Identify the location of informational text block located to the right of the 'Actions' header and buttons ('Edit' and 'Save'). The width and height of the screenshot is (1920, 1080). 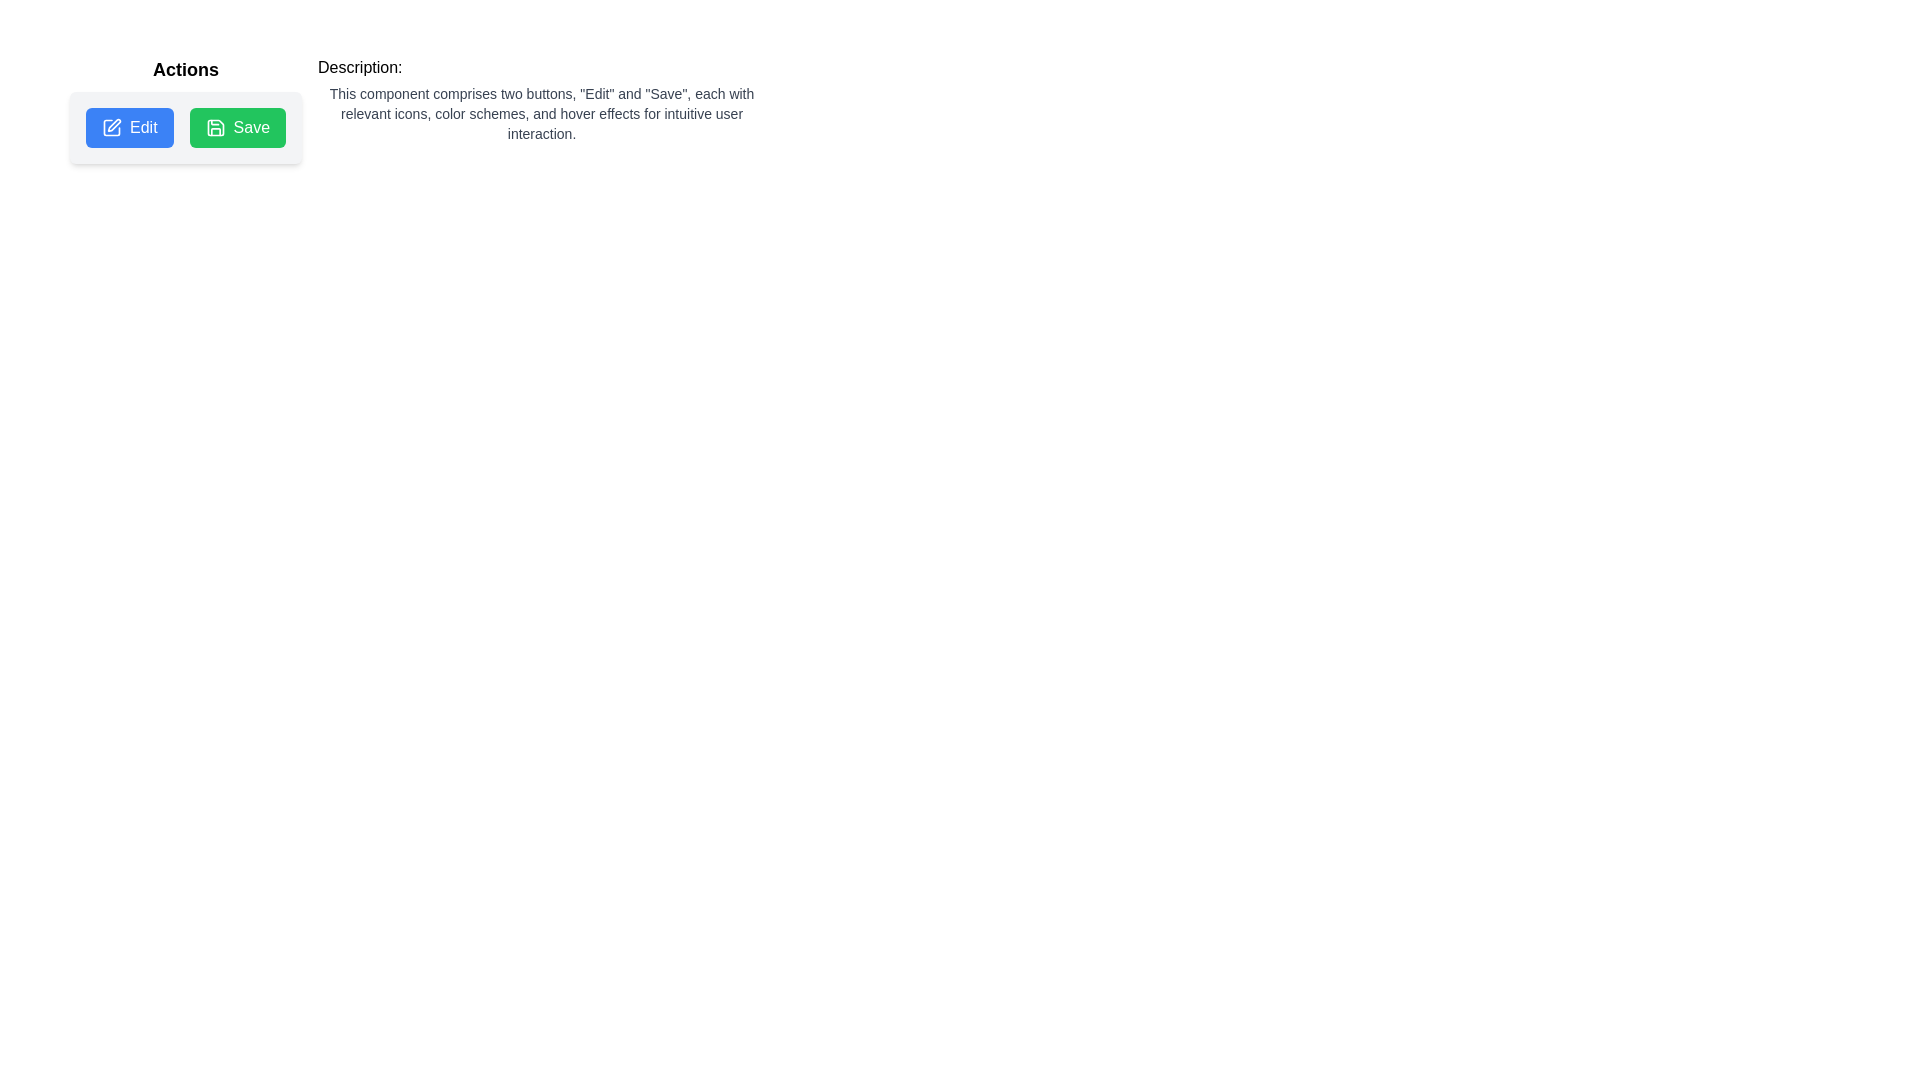
(542, 100).